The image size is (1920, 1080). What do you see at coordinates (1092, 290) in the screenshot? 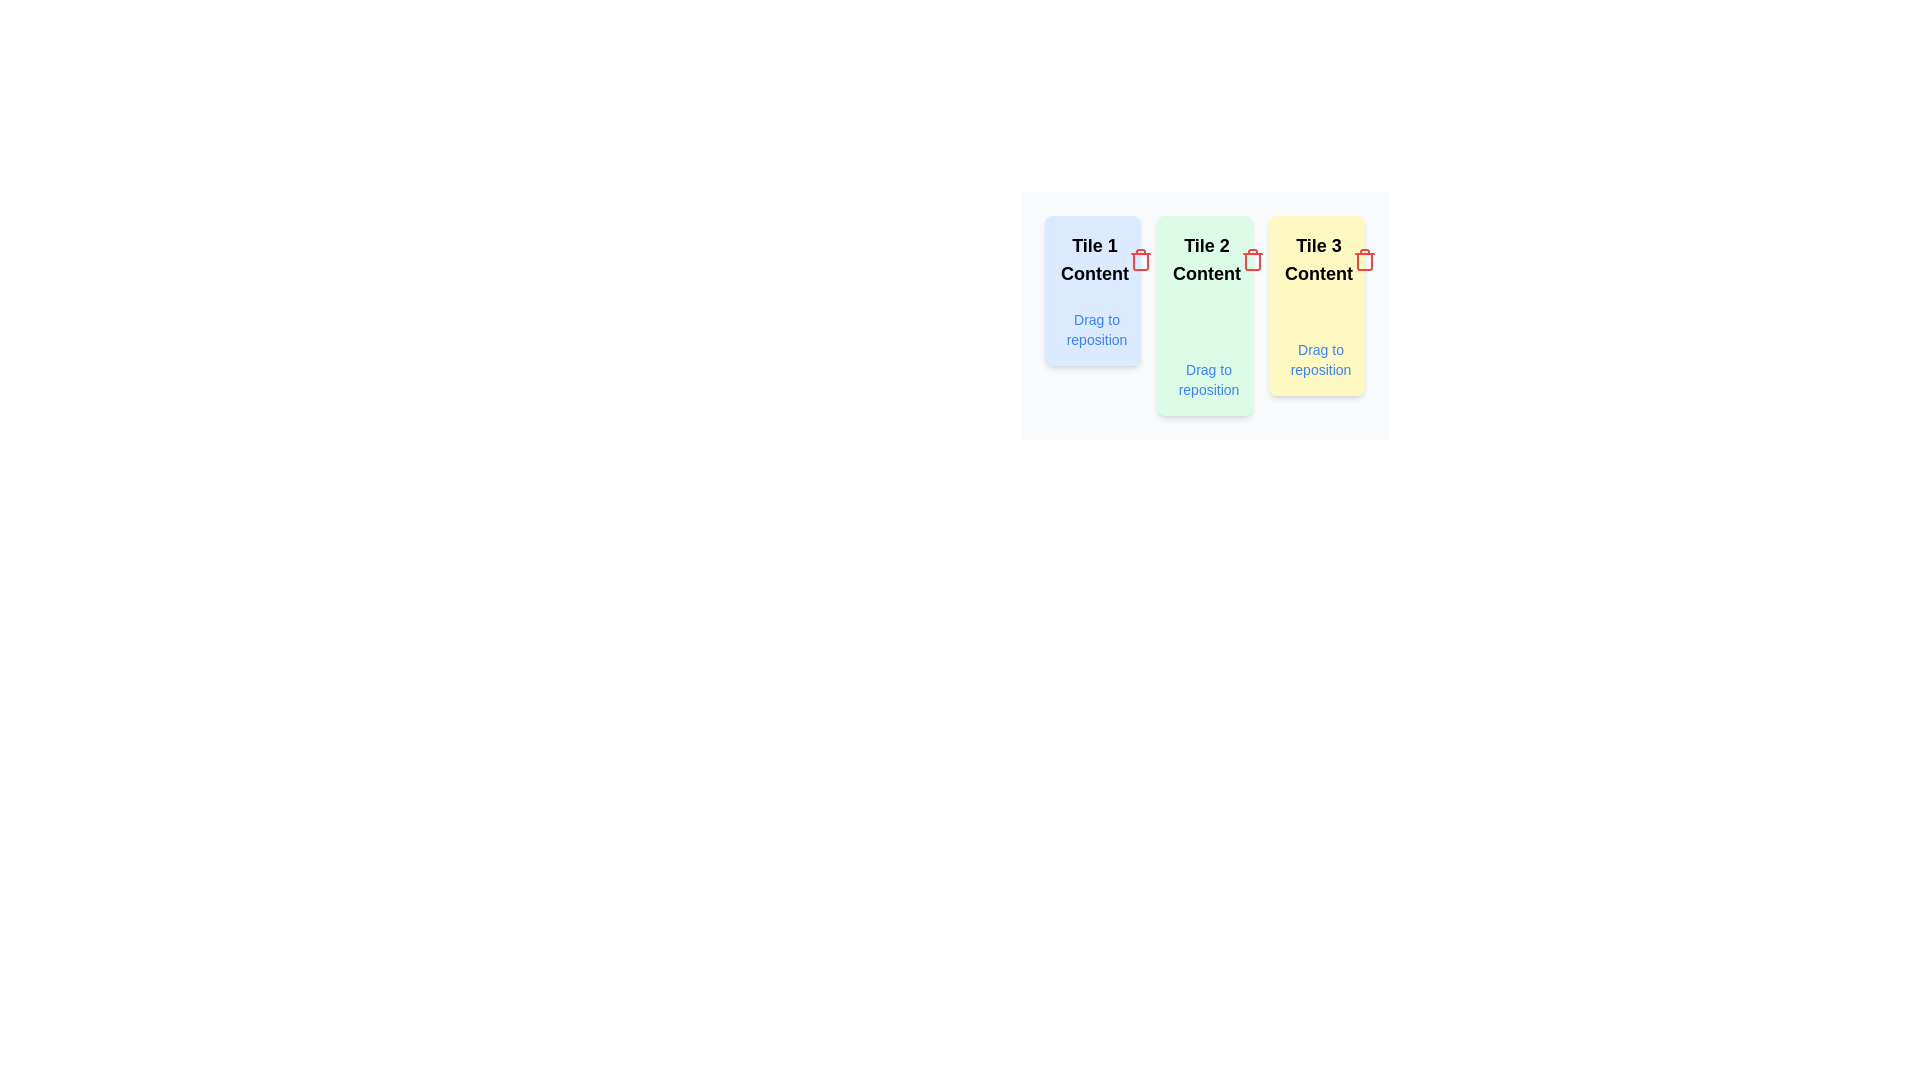
I see `the blue rectangular tile labeled 'Tile 1 Content' from its current position` at bounding box center [1092, 290].